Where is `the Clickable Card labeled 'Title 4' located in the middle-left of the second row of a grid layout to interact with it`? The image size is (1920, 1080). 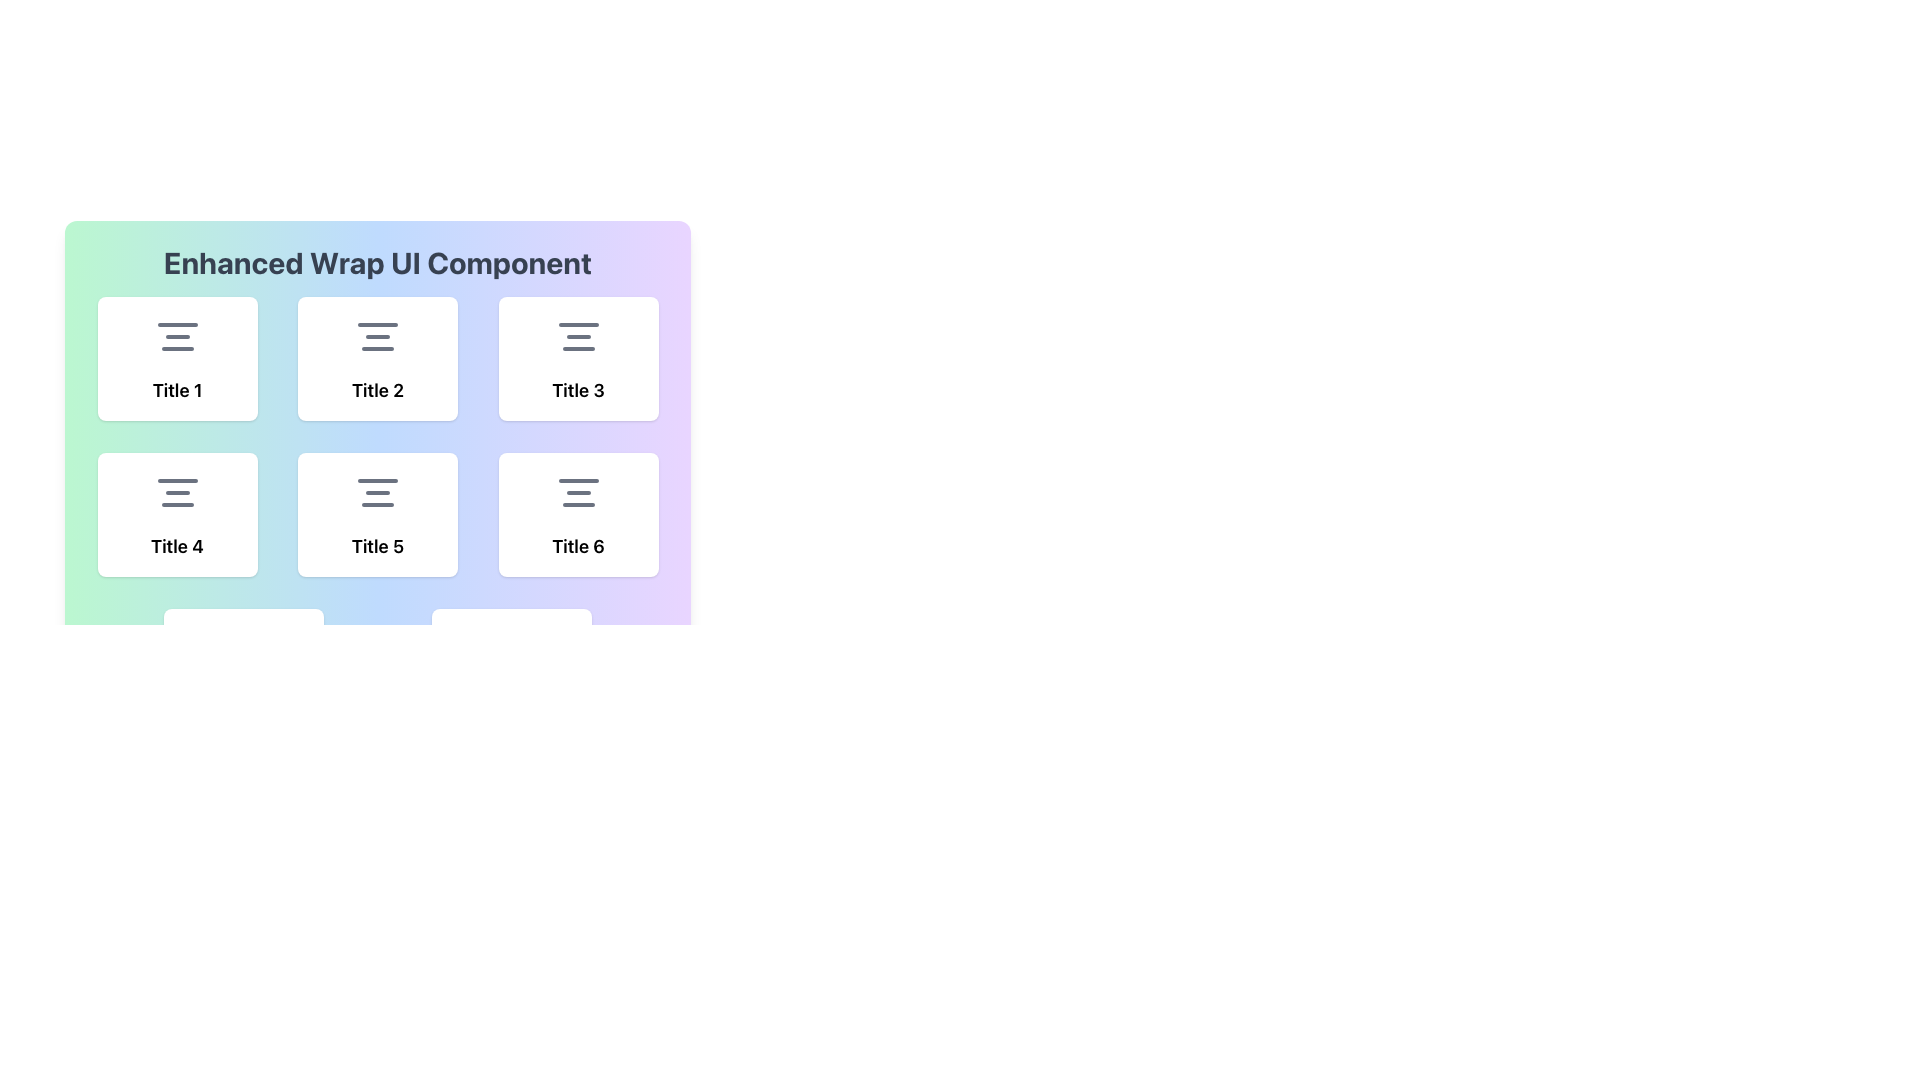
the Clickable Card labeled 'Title 4' located in the middle-left of the second row of a grid layout to interact with it is located at coordinates (177, 514).